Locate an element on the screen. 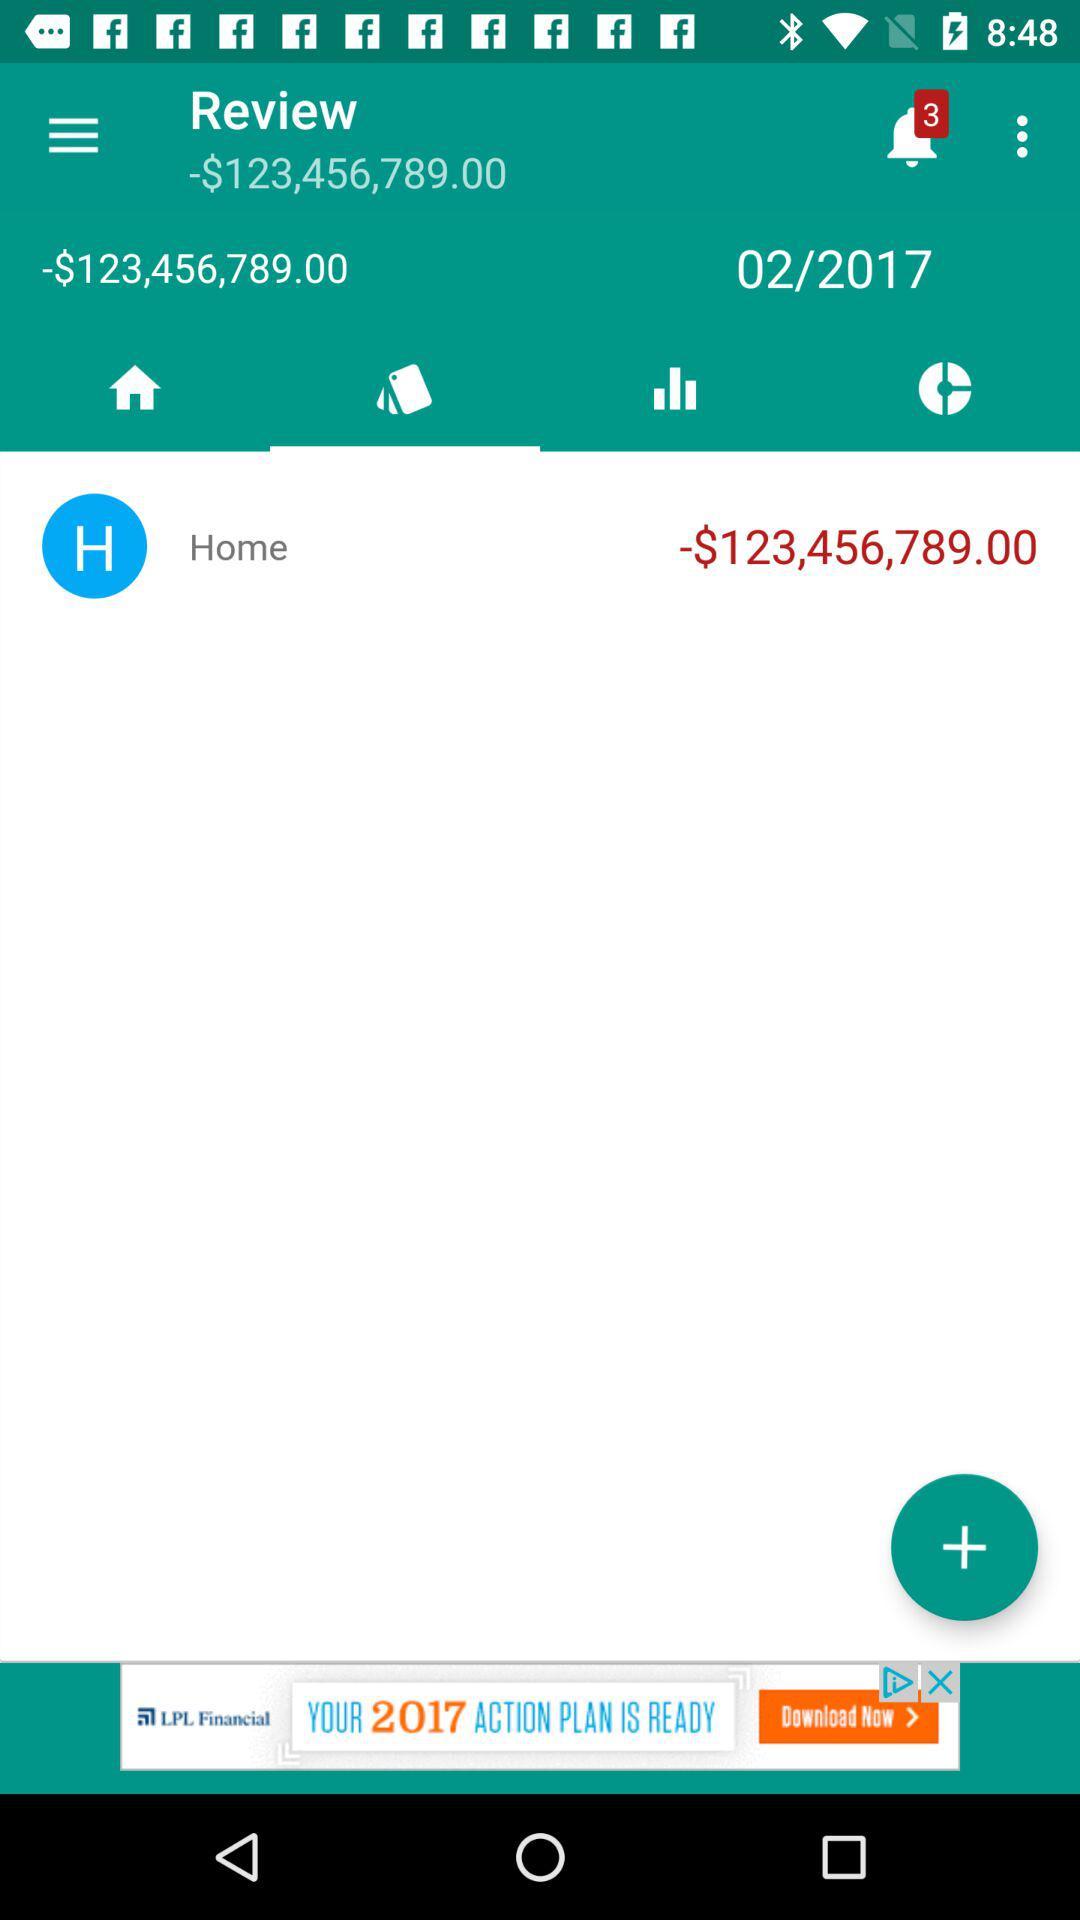  more is located at coordinates (963, 1546).